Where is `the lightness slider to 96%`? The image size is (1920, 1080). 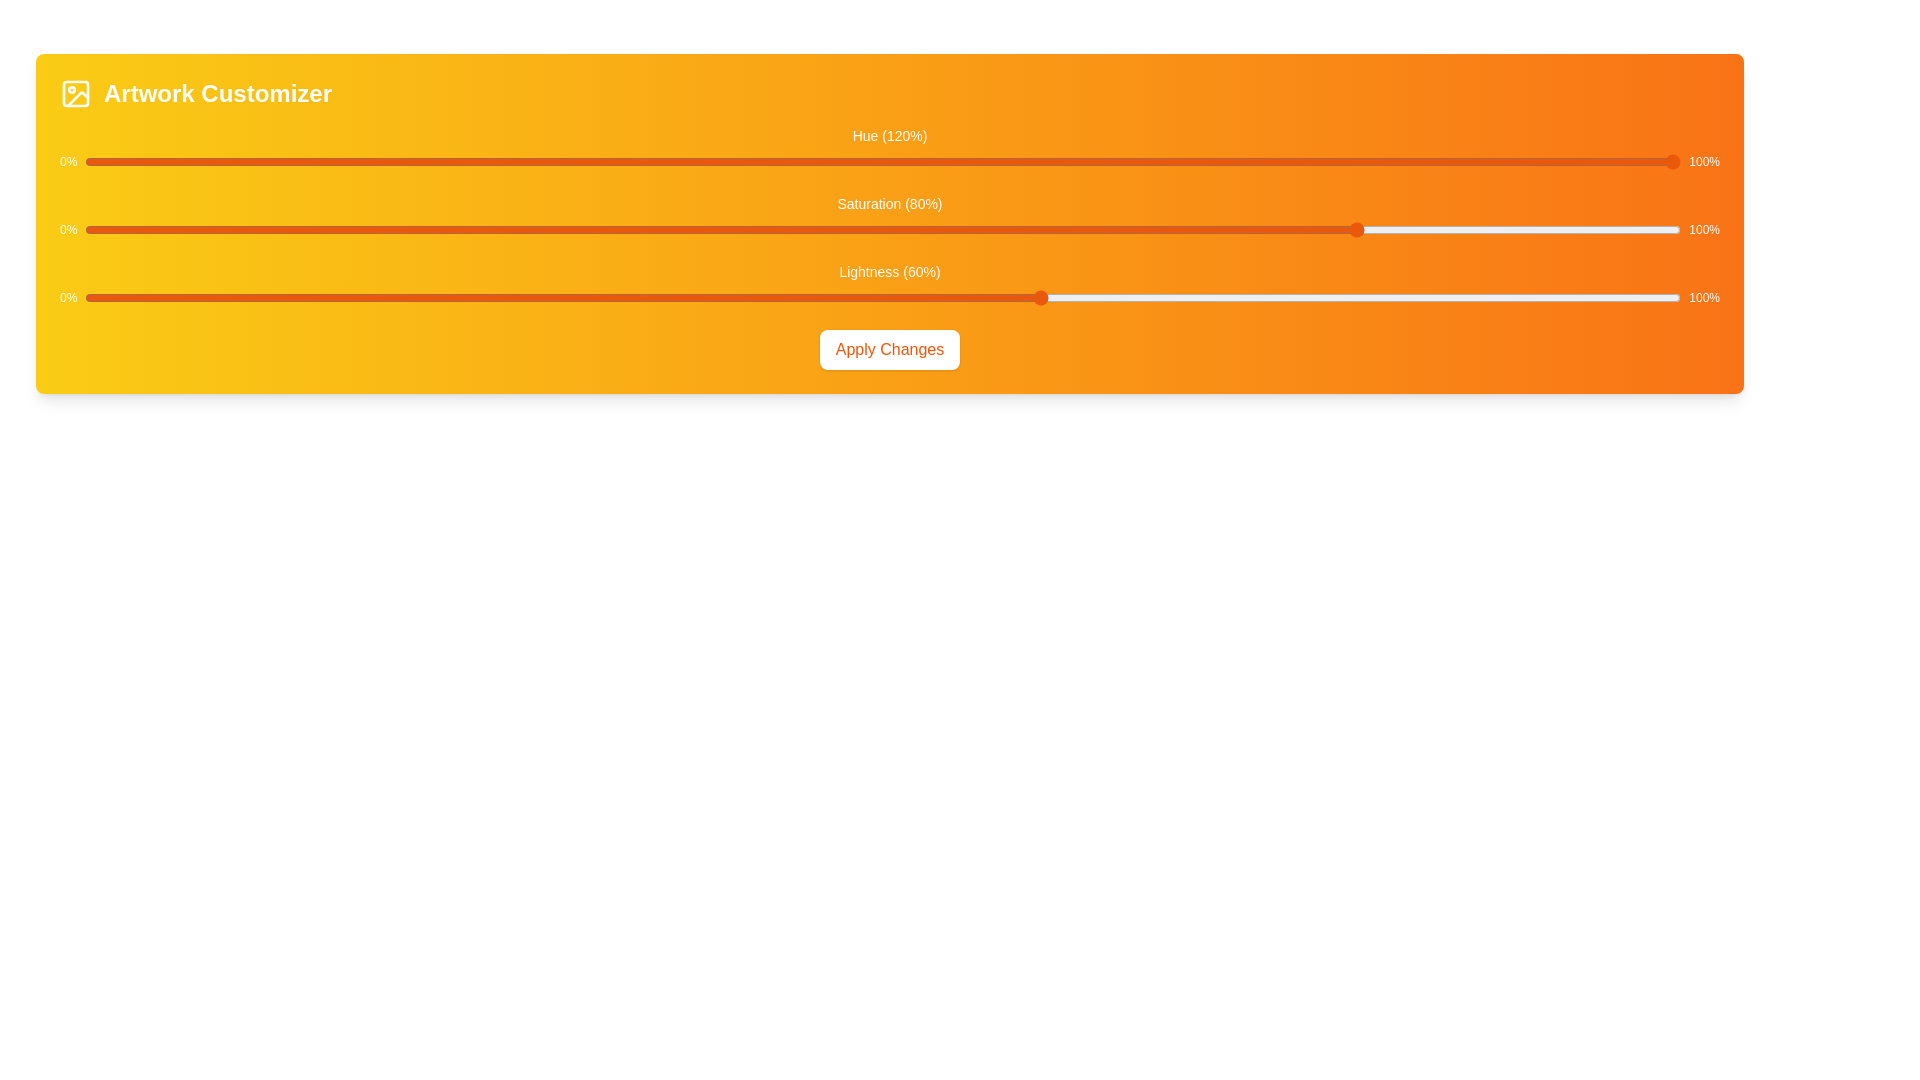 the lightness slider to 96% is located at coordinates (1617, 297).